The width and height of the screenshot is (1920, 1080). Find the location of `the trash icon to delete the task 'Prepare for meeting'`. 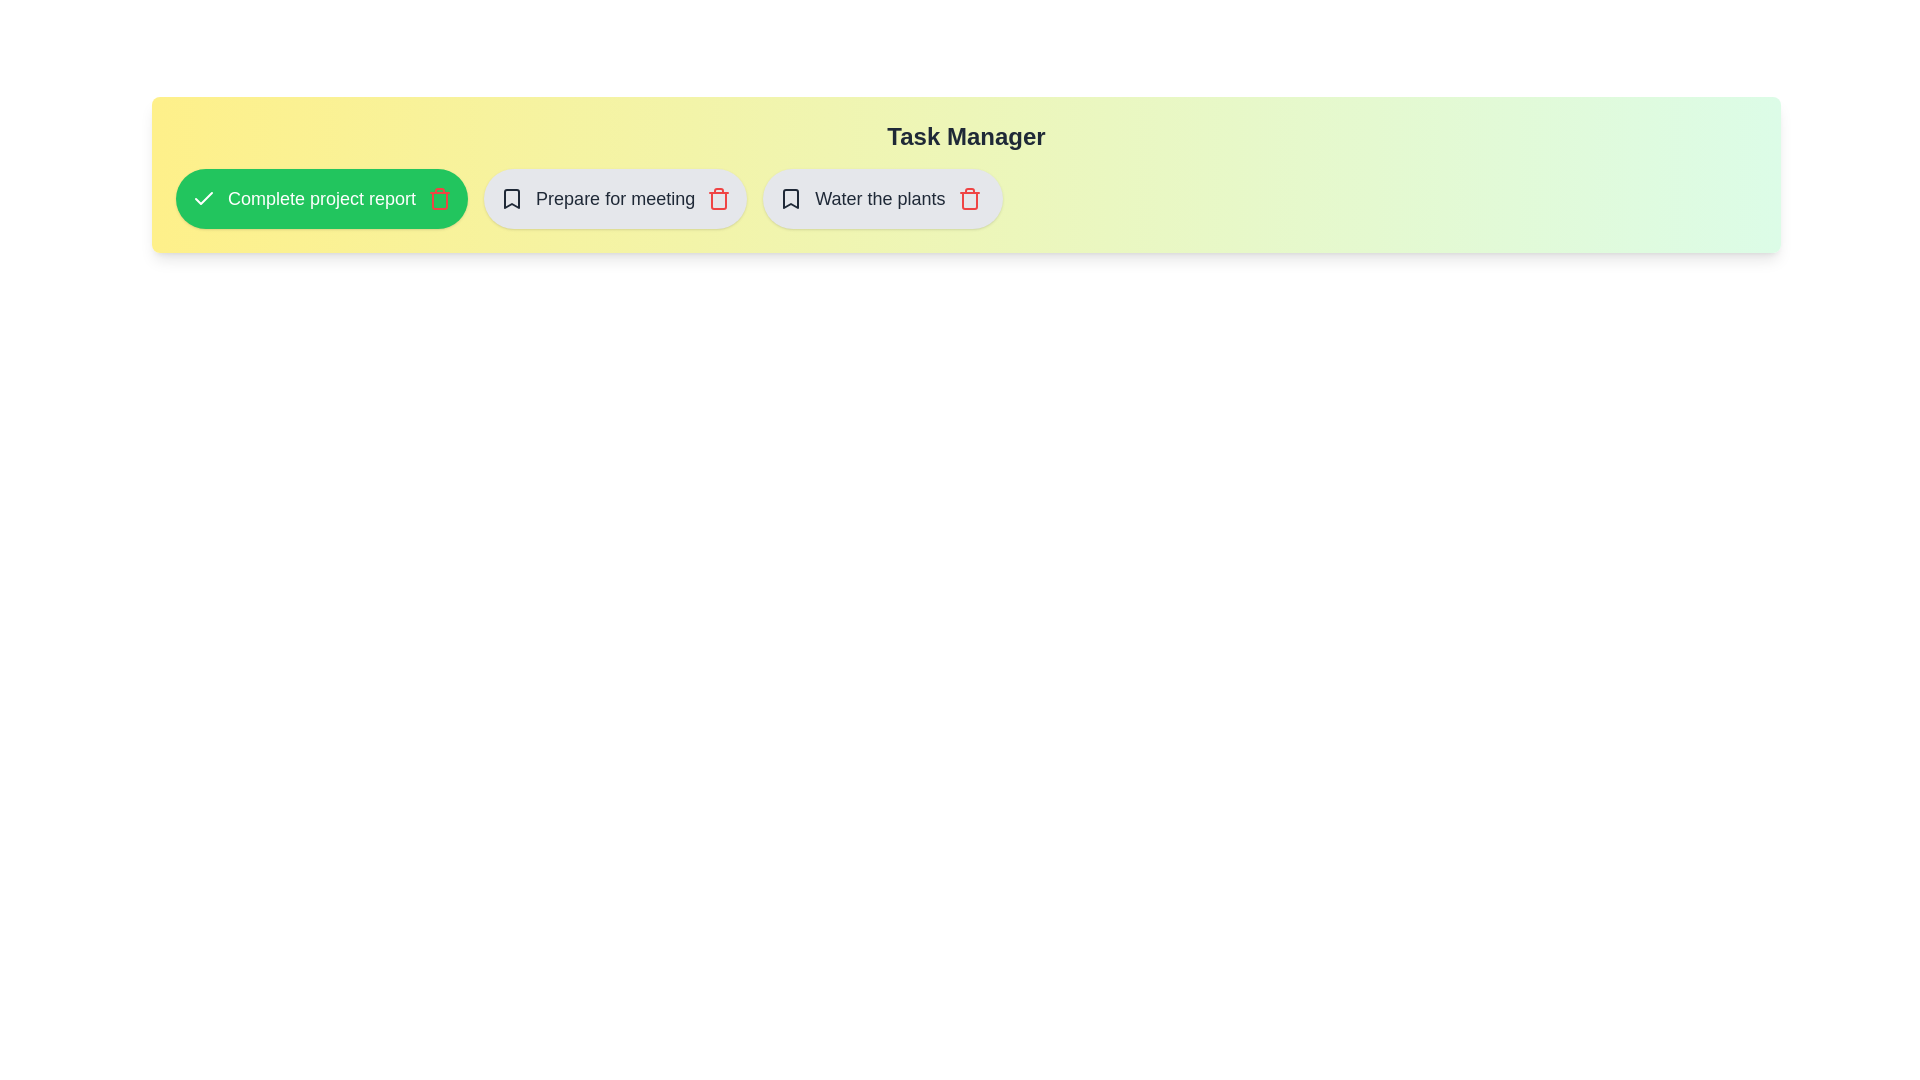

the trash icon to delete the task 'Prepare for meeting' is located at coordinates (719, 199).